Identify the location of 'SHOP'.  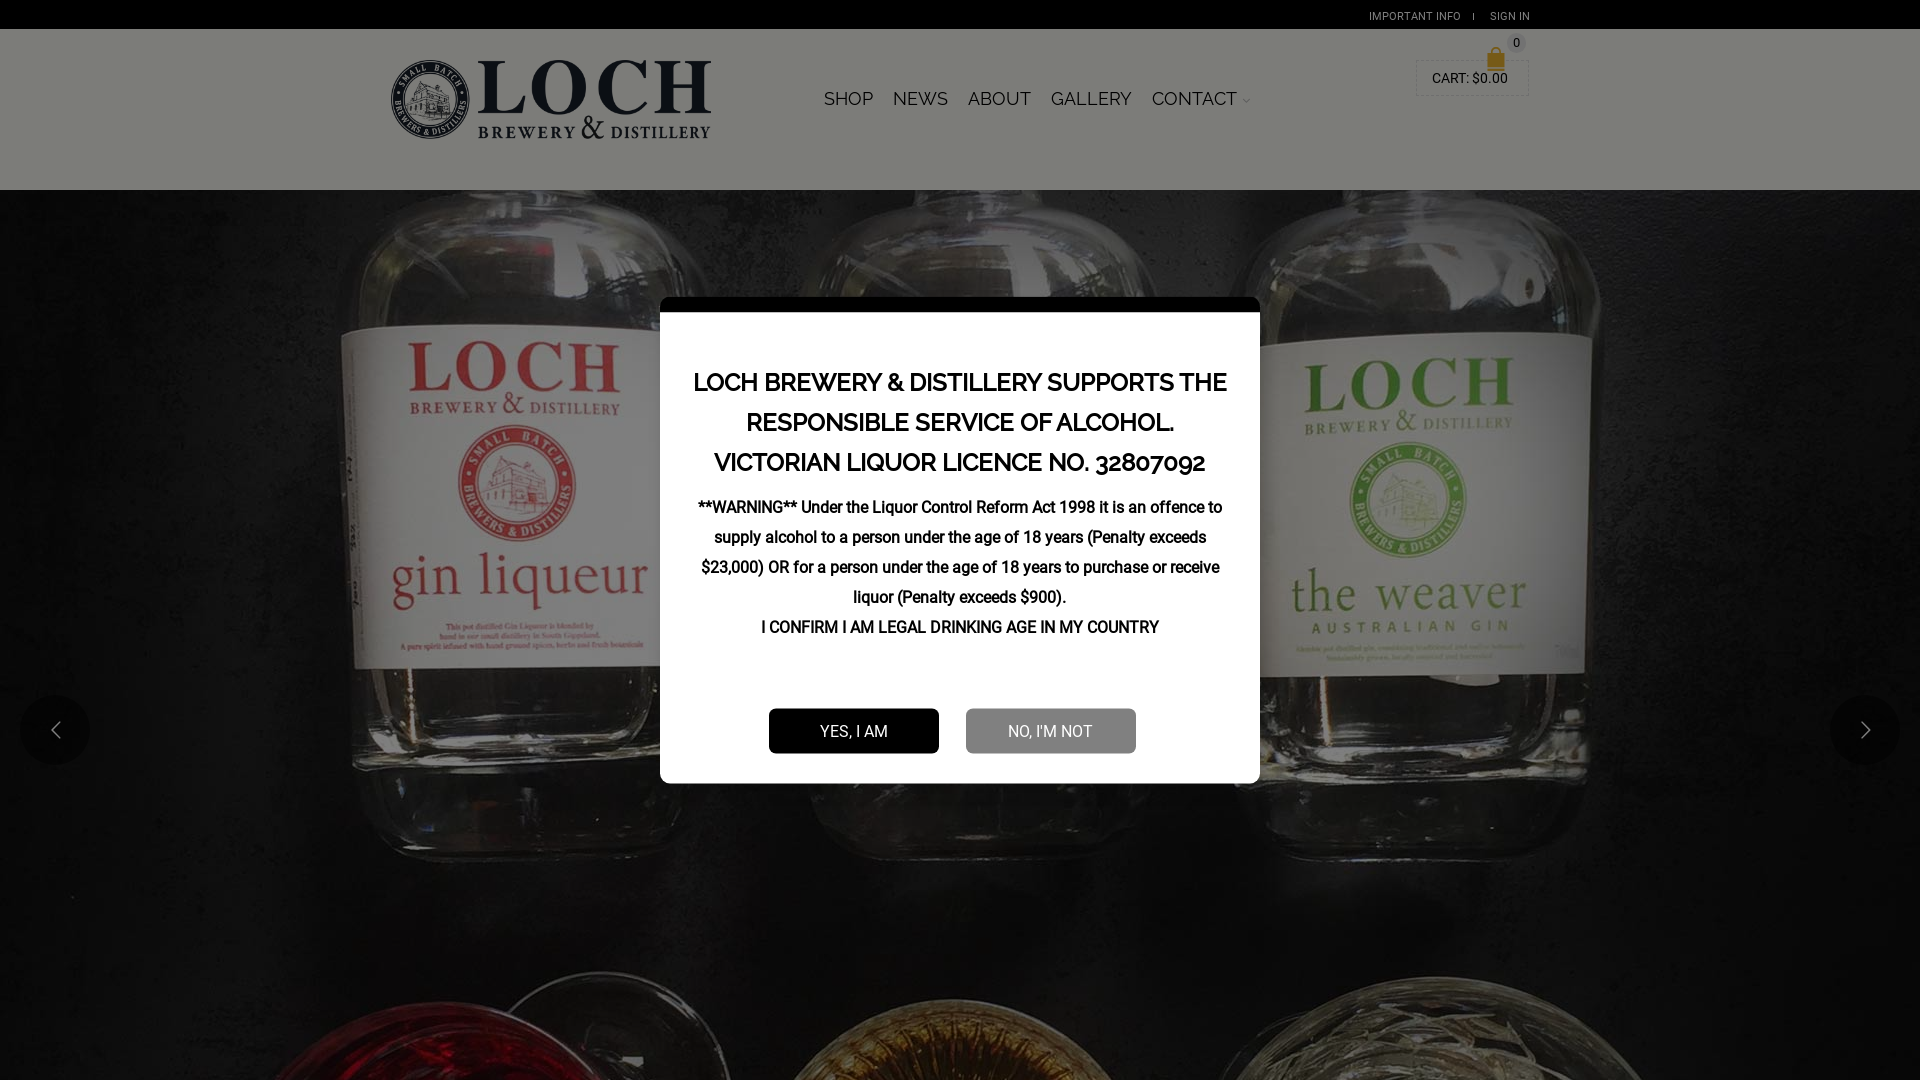
(814, 99).